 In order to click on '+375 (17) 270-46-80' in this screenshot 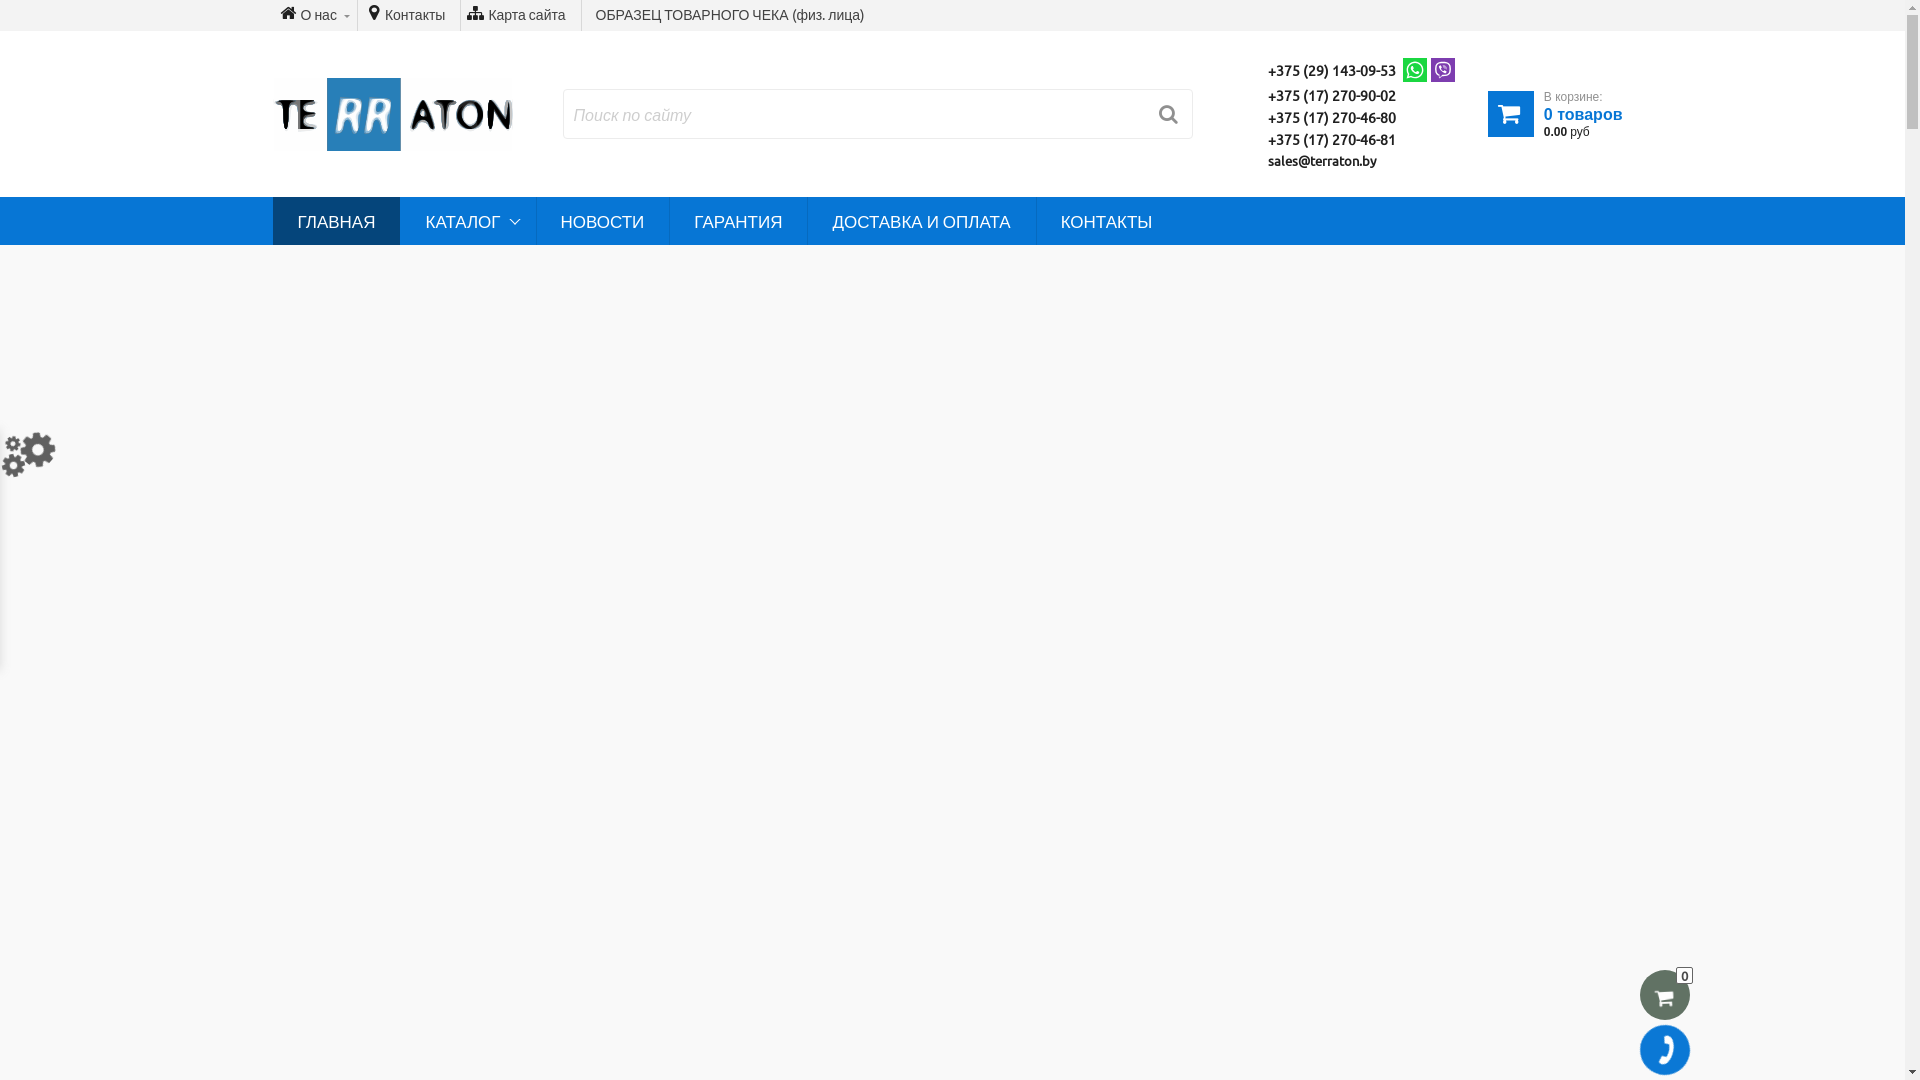, I will do `click(1334, 116)`.